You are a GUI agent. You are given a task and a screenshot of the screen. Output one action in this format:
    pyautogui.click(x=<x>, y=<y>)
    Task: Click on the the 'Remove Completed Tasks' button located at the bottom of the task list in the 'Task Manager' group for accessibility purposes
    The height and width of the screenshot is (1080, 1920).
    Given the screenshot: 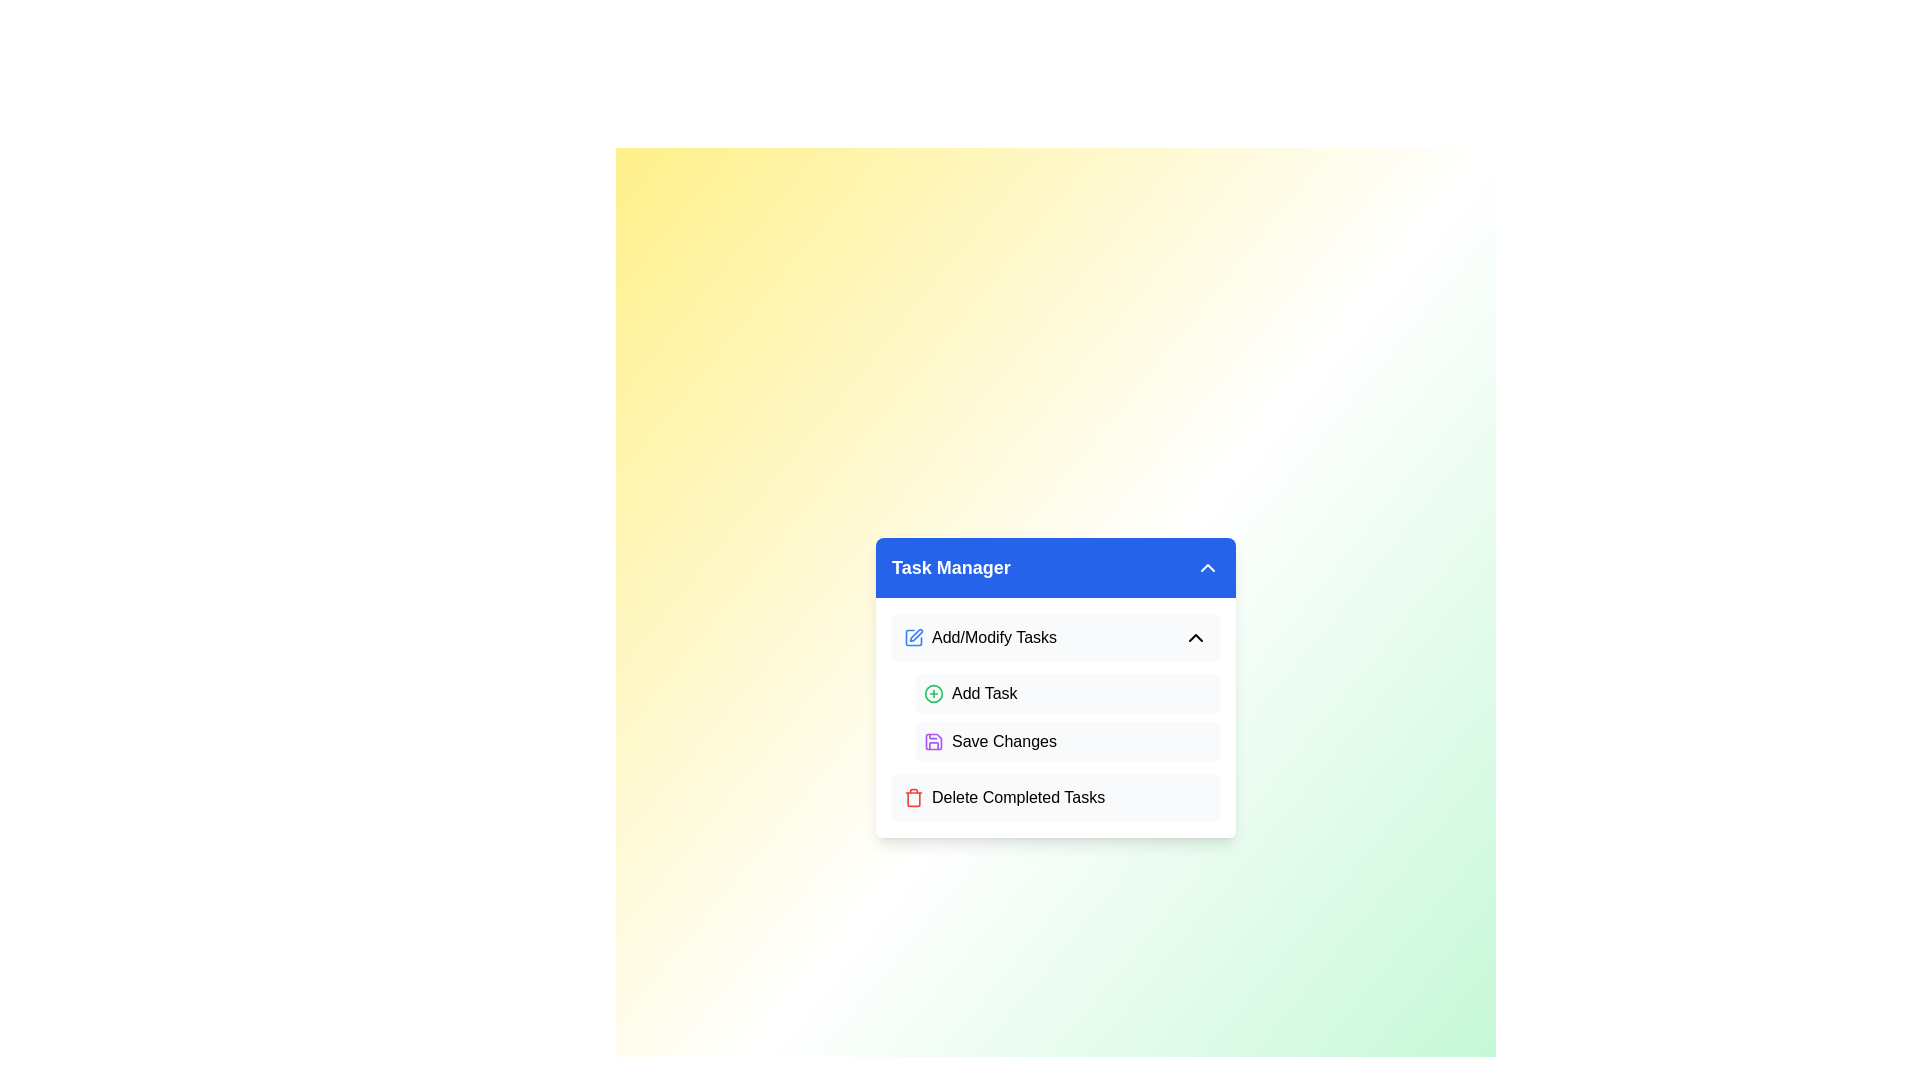 What is the action you would take?
    pyautogui.click(x=1055, y=797)
    